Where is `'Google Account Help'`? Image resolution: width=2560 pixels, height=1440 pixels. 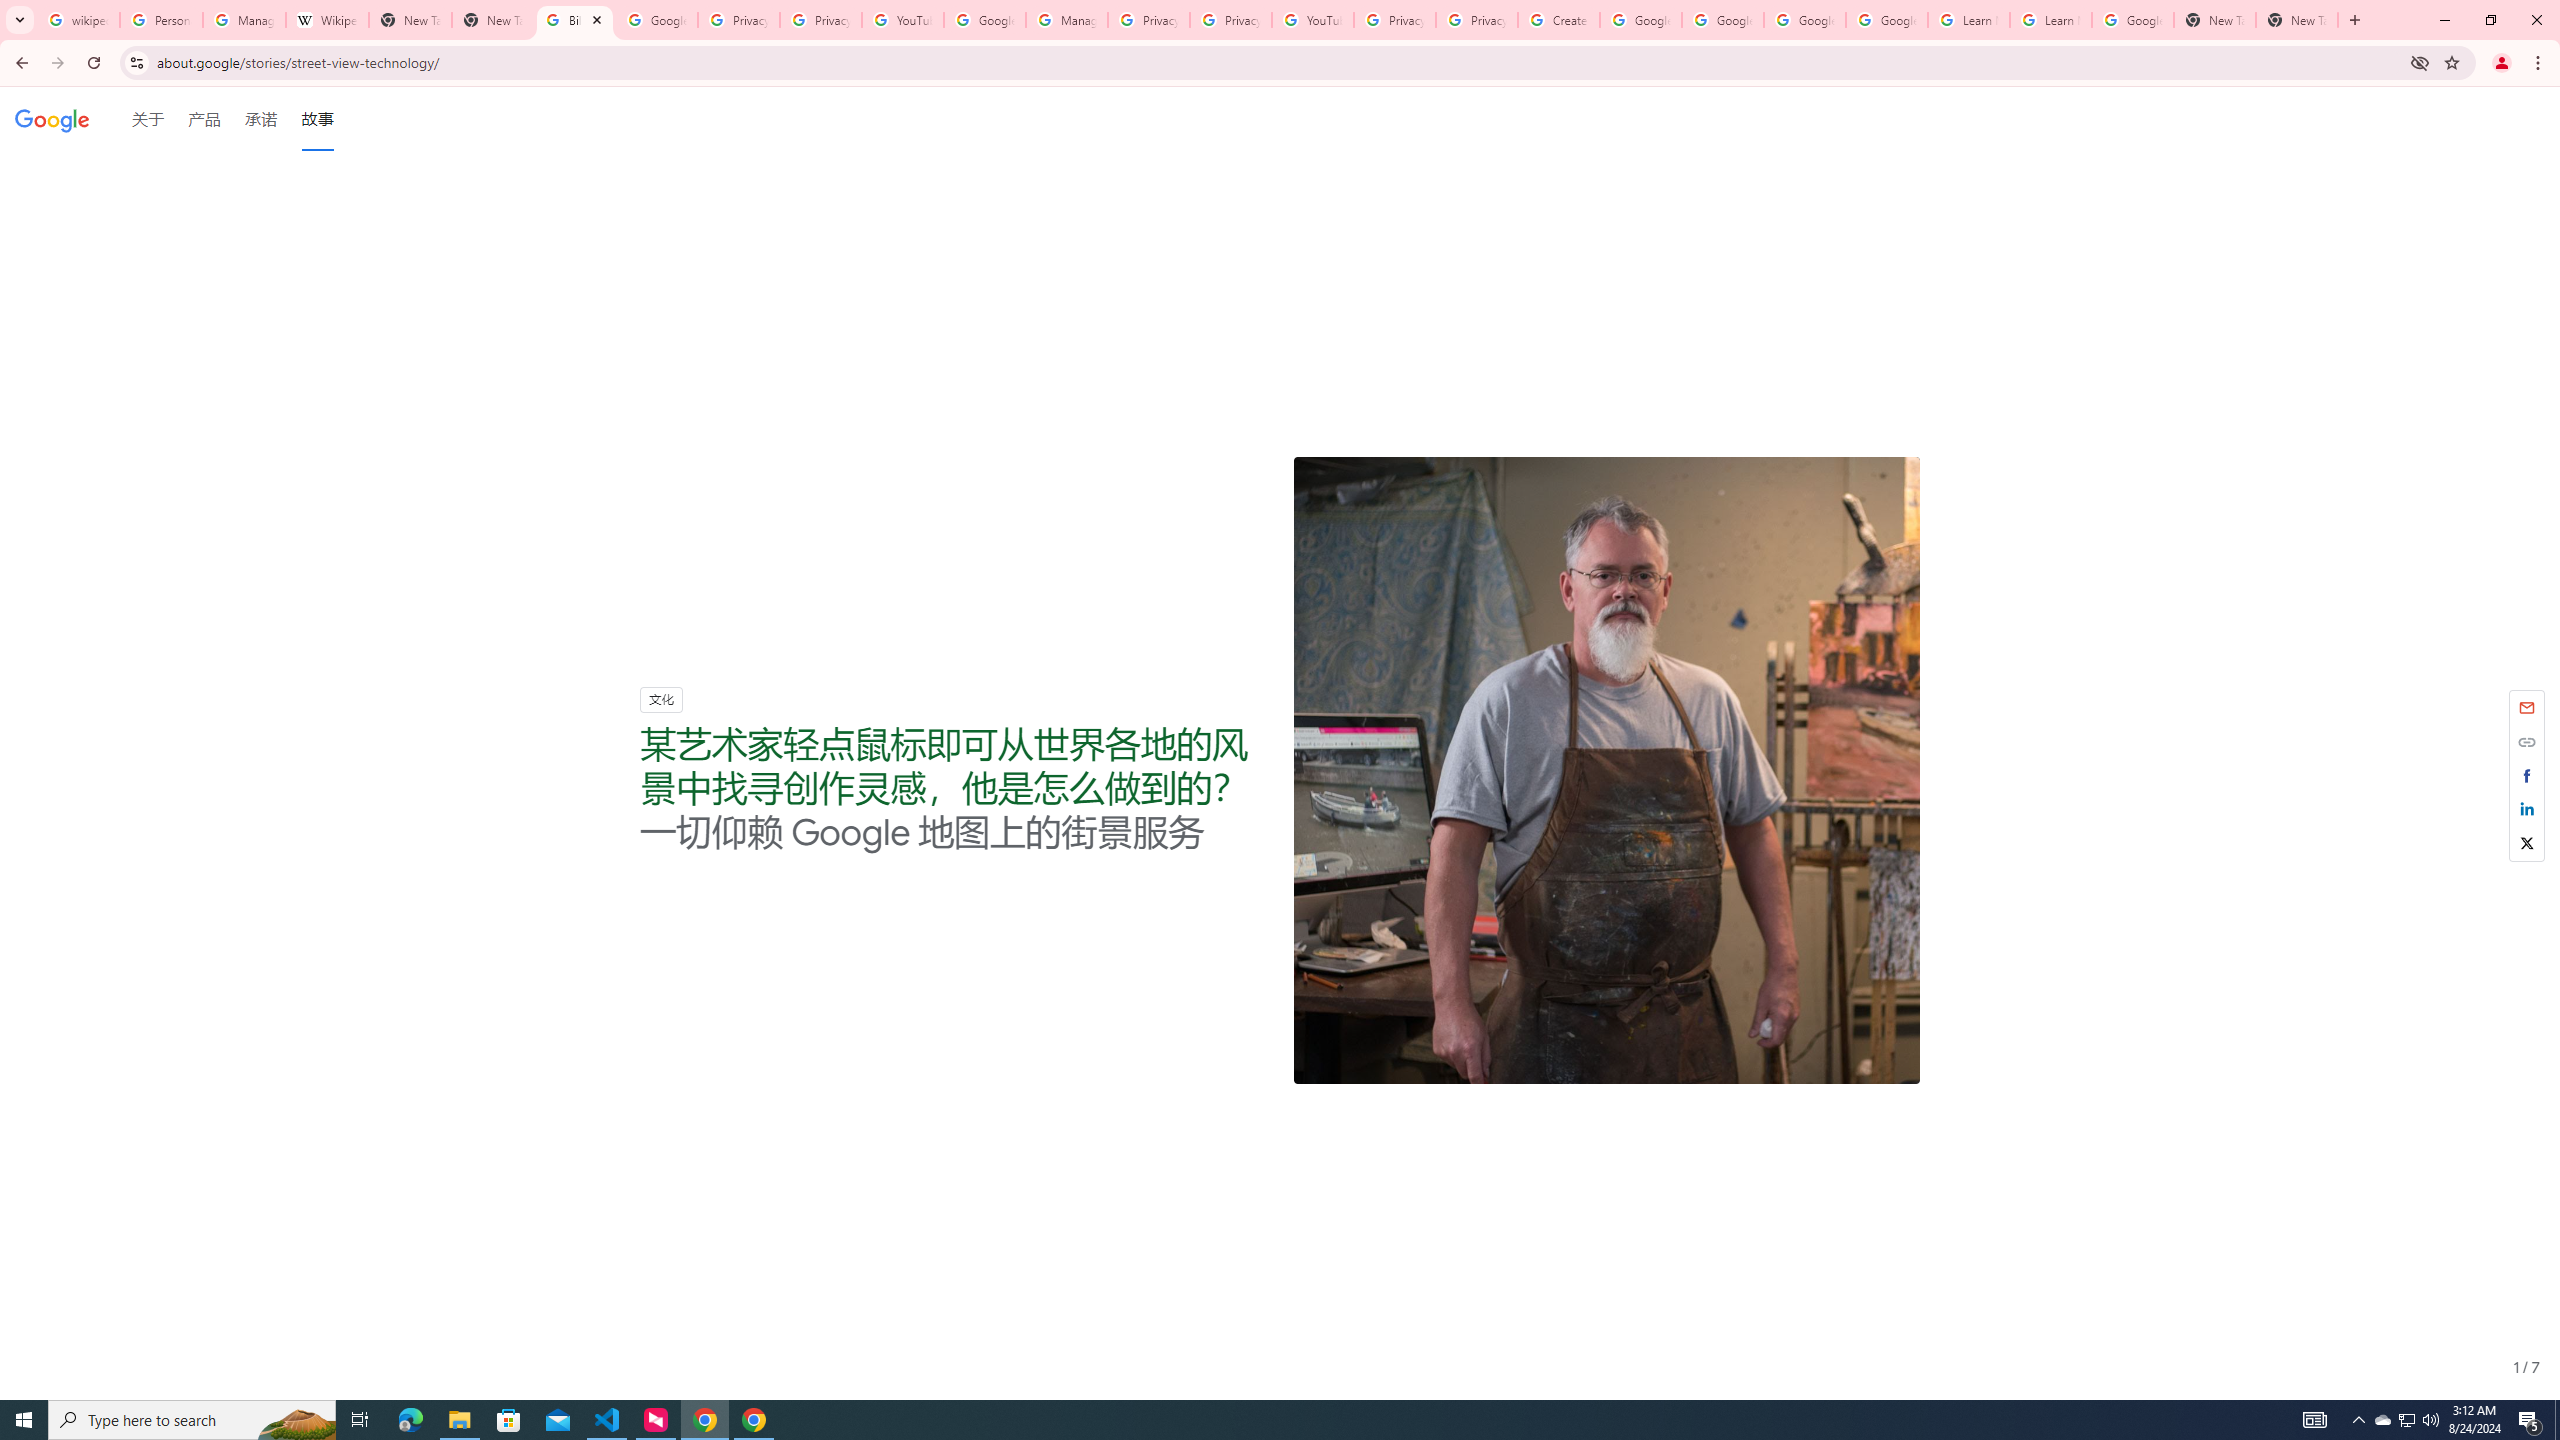
'Google Account Help' is located at coordinates (1639, 19).